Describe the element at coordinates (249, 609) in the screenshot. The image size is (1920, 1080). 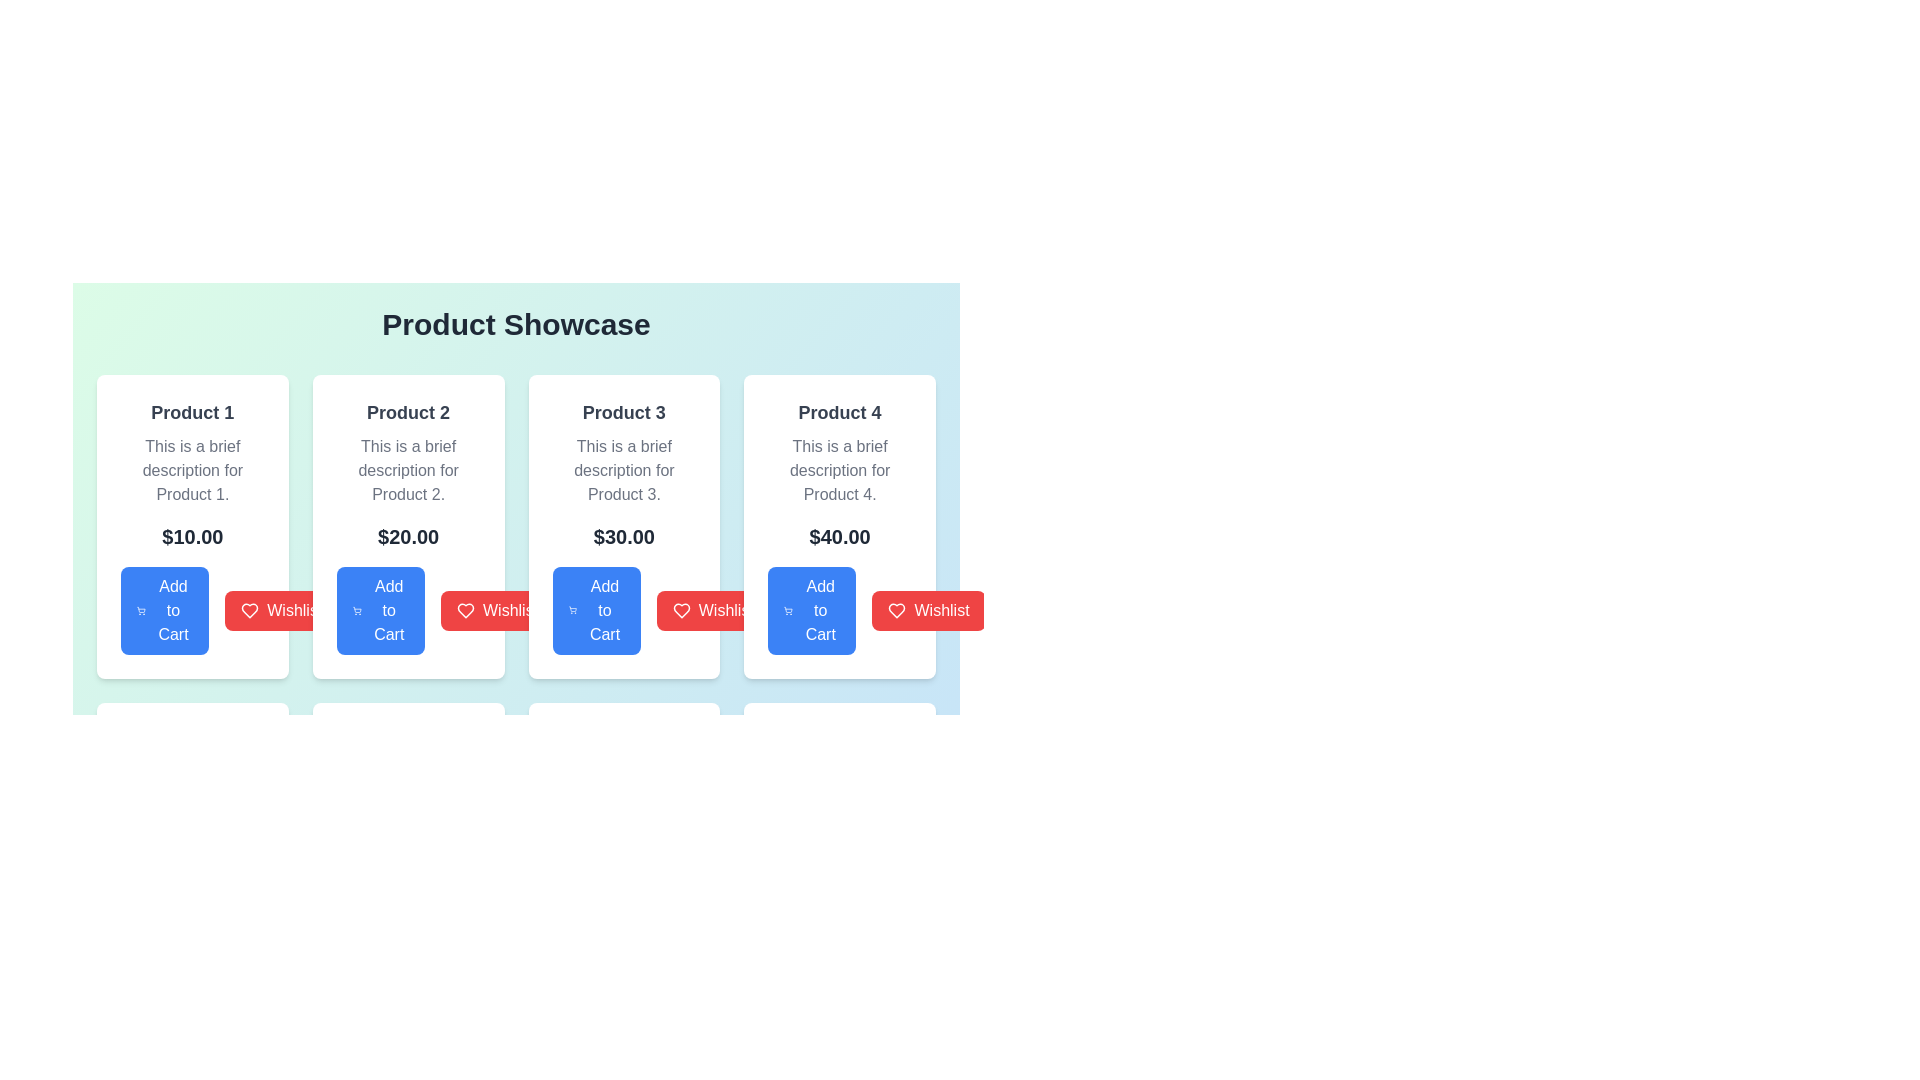
I see `the heart-shaped icon with a red fill representing the favorite or wishlist feature located within the 'Wishlist' button for 'Product 2'` at that location.